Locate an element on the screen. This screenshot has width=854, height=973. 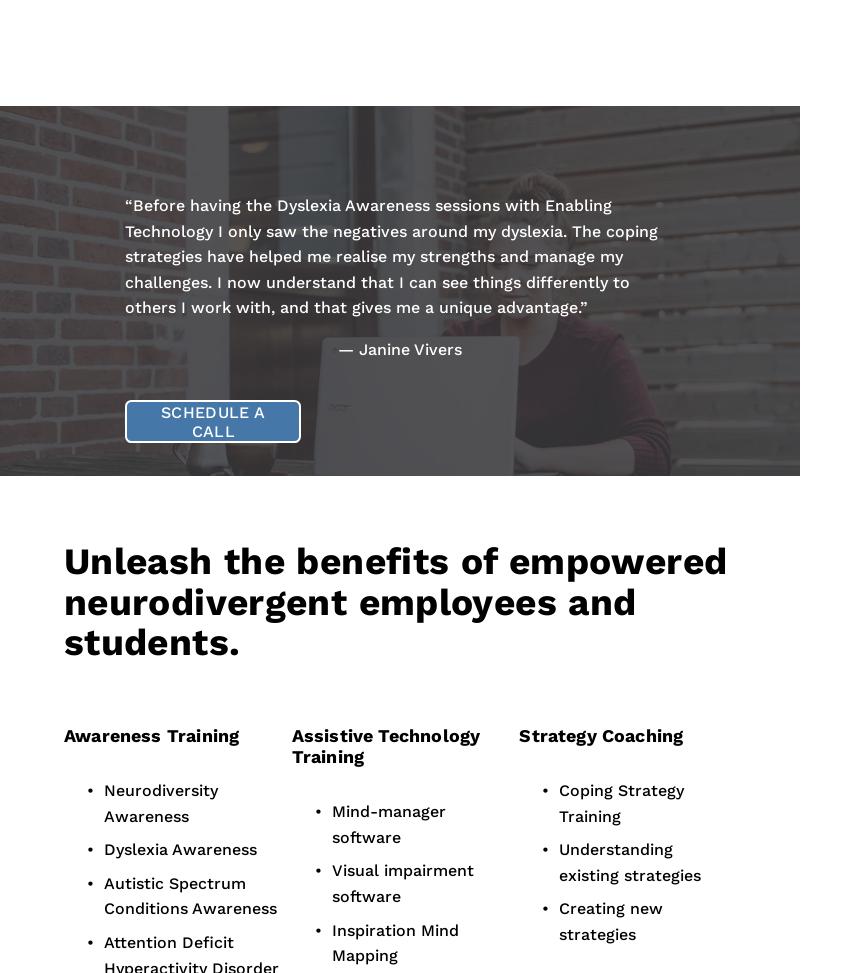
'Autistic Spectrum Conditions Awareness' is located at coordinates (189, 895).